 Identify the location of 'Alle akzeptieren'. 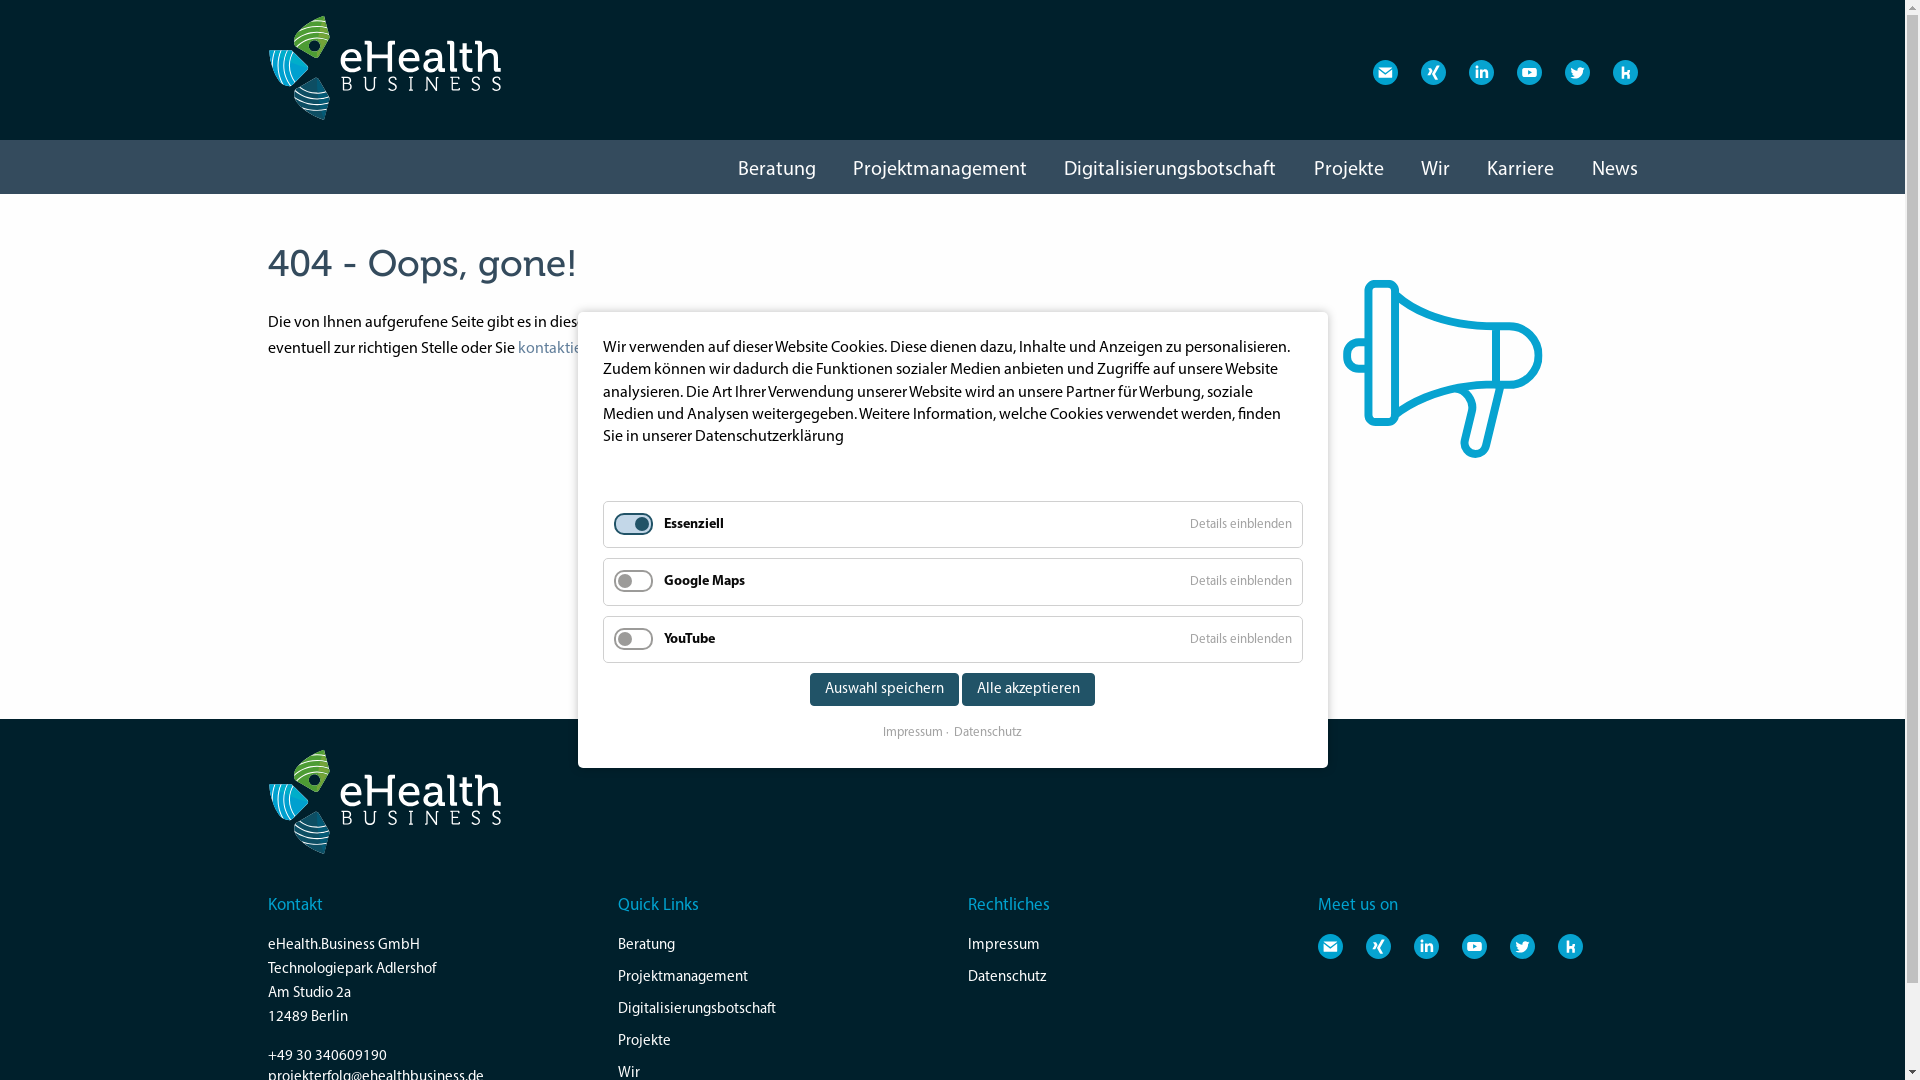
(1028, 688).